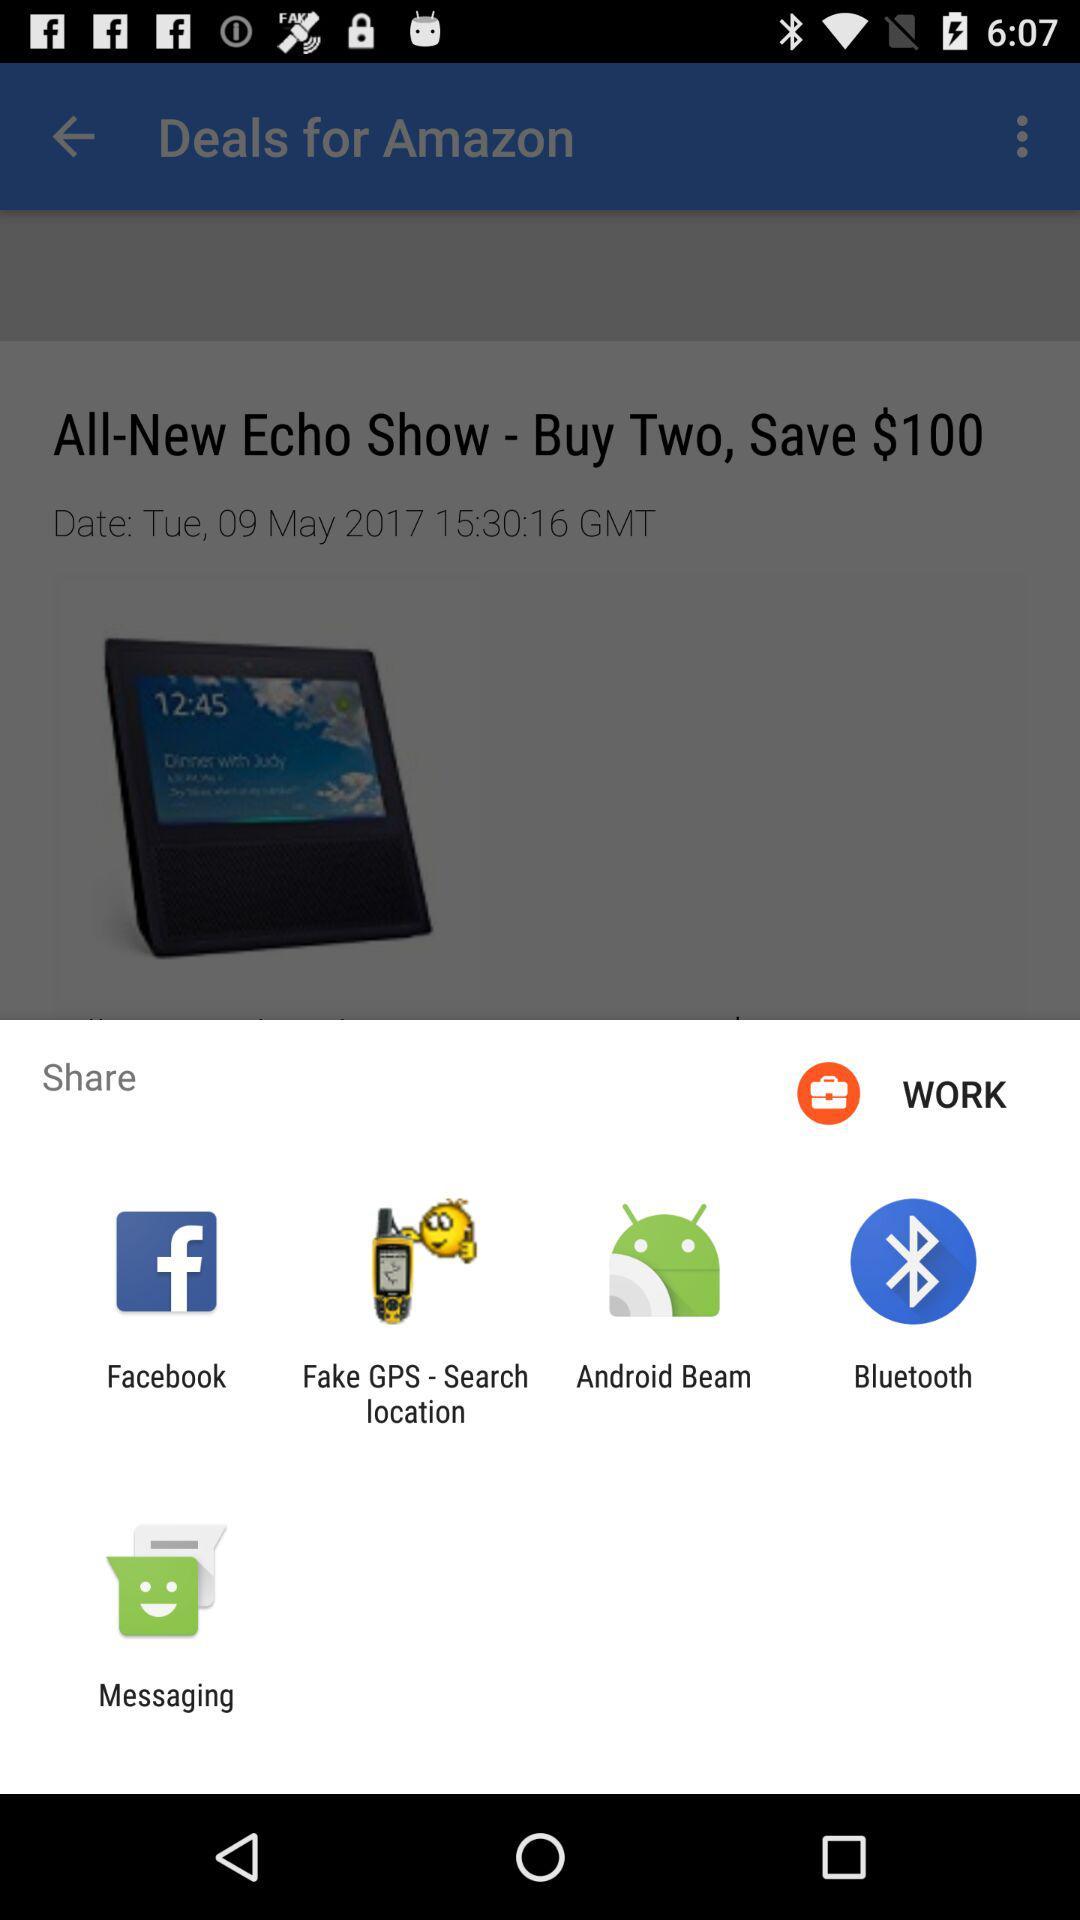  What do you see at coordinates (165, 1711) in the screenshot?
I see `messaging item` at bounding box center [165, 1711].